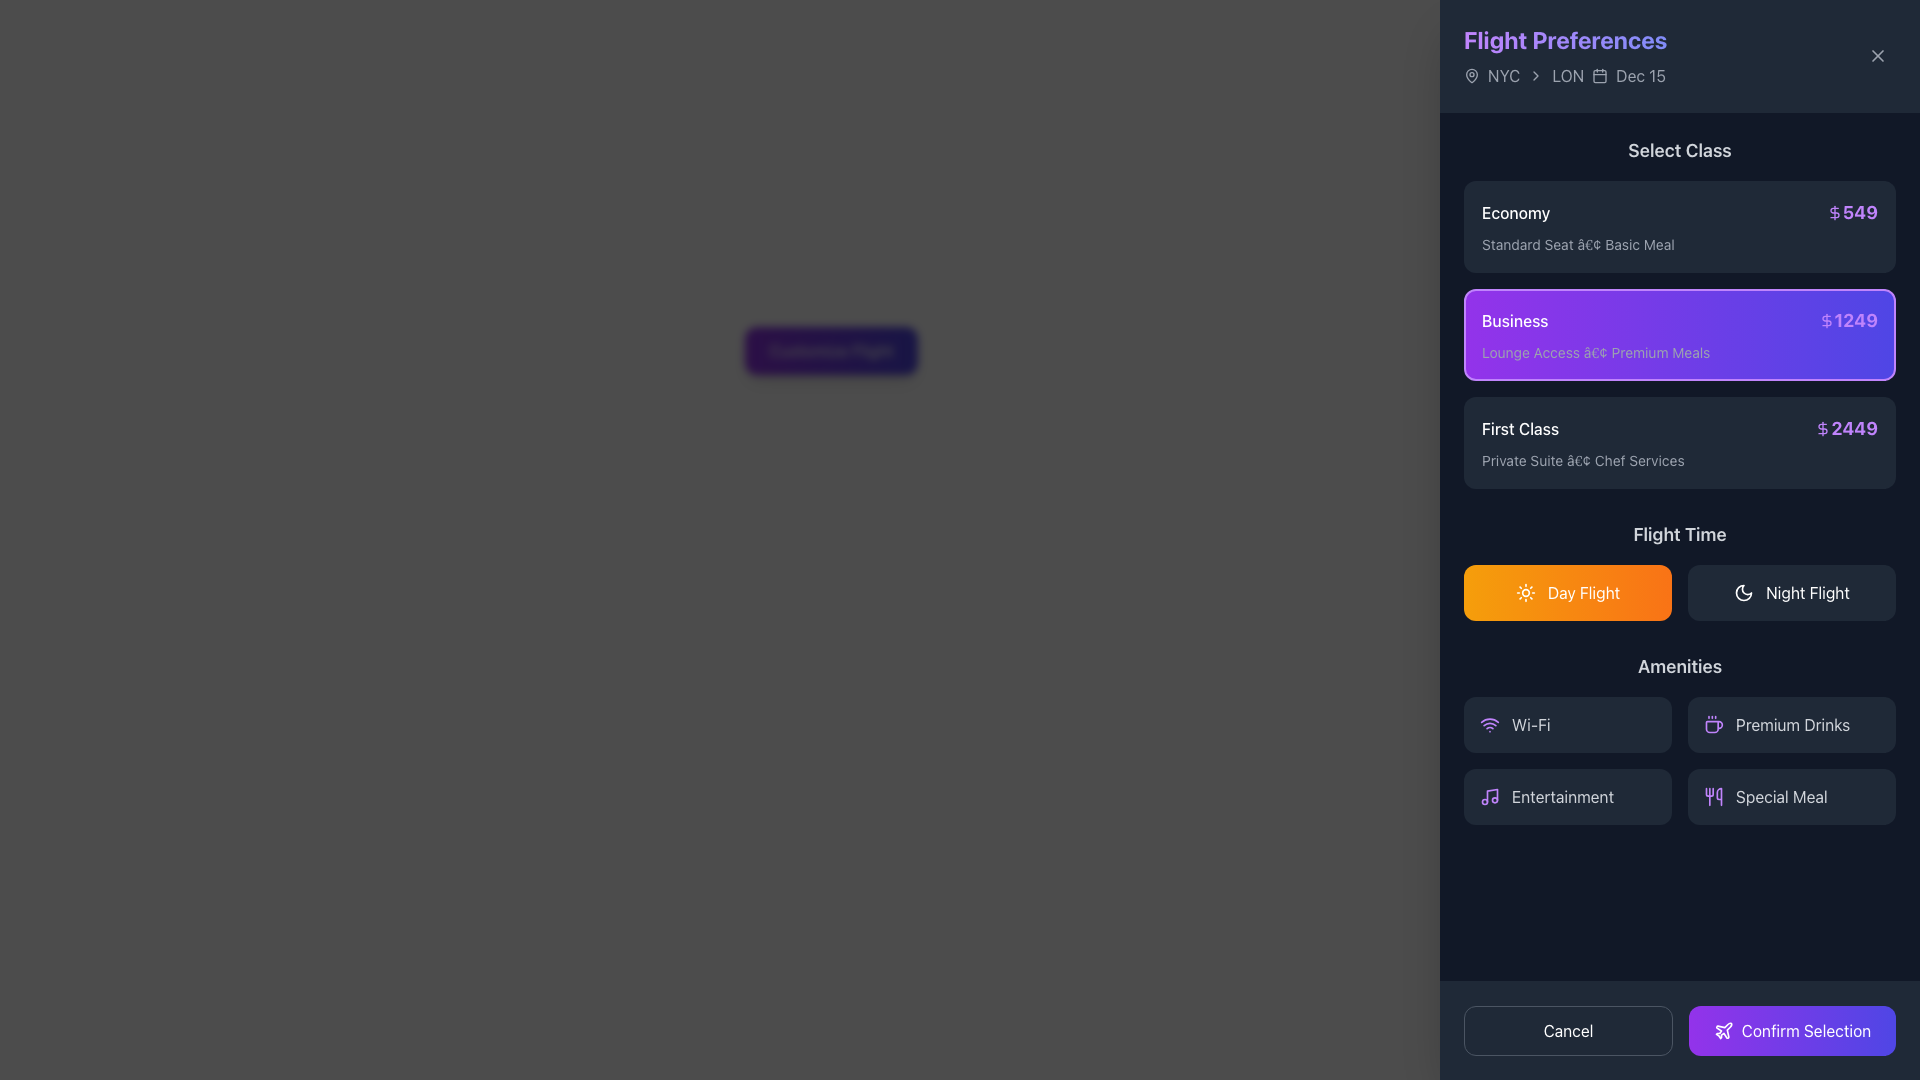 This screenshot has width=1920, height=1080. What do you see at coordinates (1583, 592) in the screenshot?
I see `the 'Day Flight' button using keyboard navigation` at bounding box center [1583, 592].